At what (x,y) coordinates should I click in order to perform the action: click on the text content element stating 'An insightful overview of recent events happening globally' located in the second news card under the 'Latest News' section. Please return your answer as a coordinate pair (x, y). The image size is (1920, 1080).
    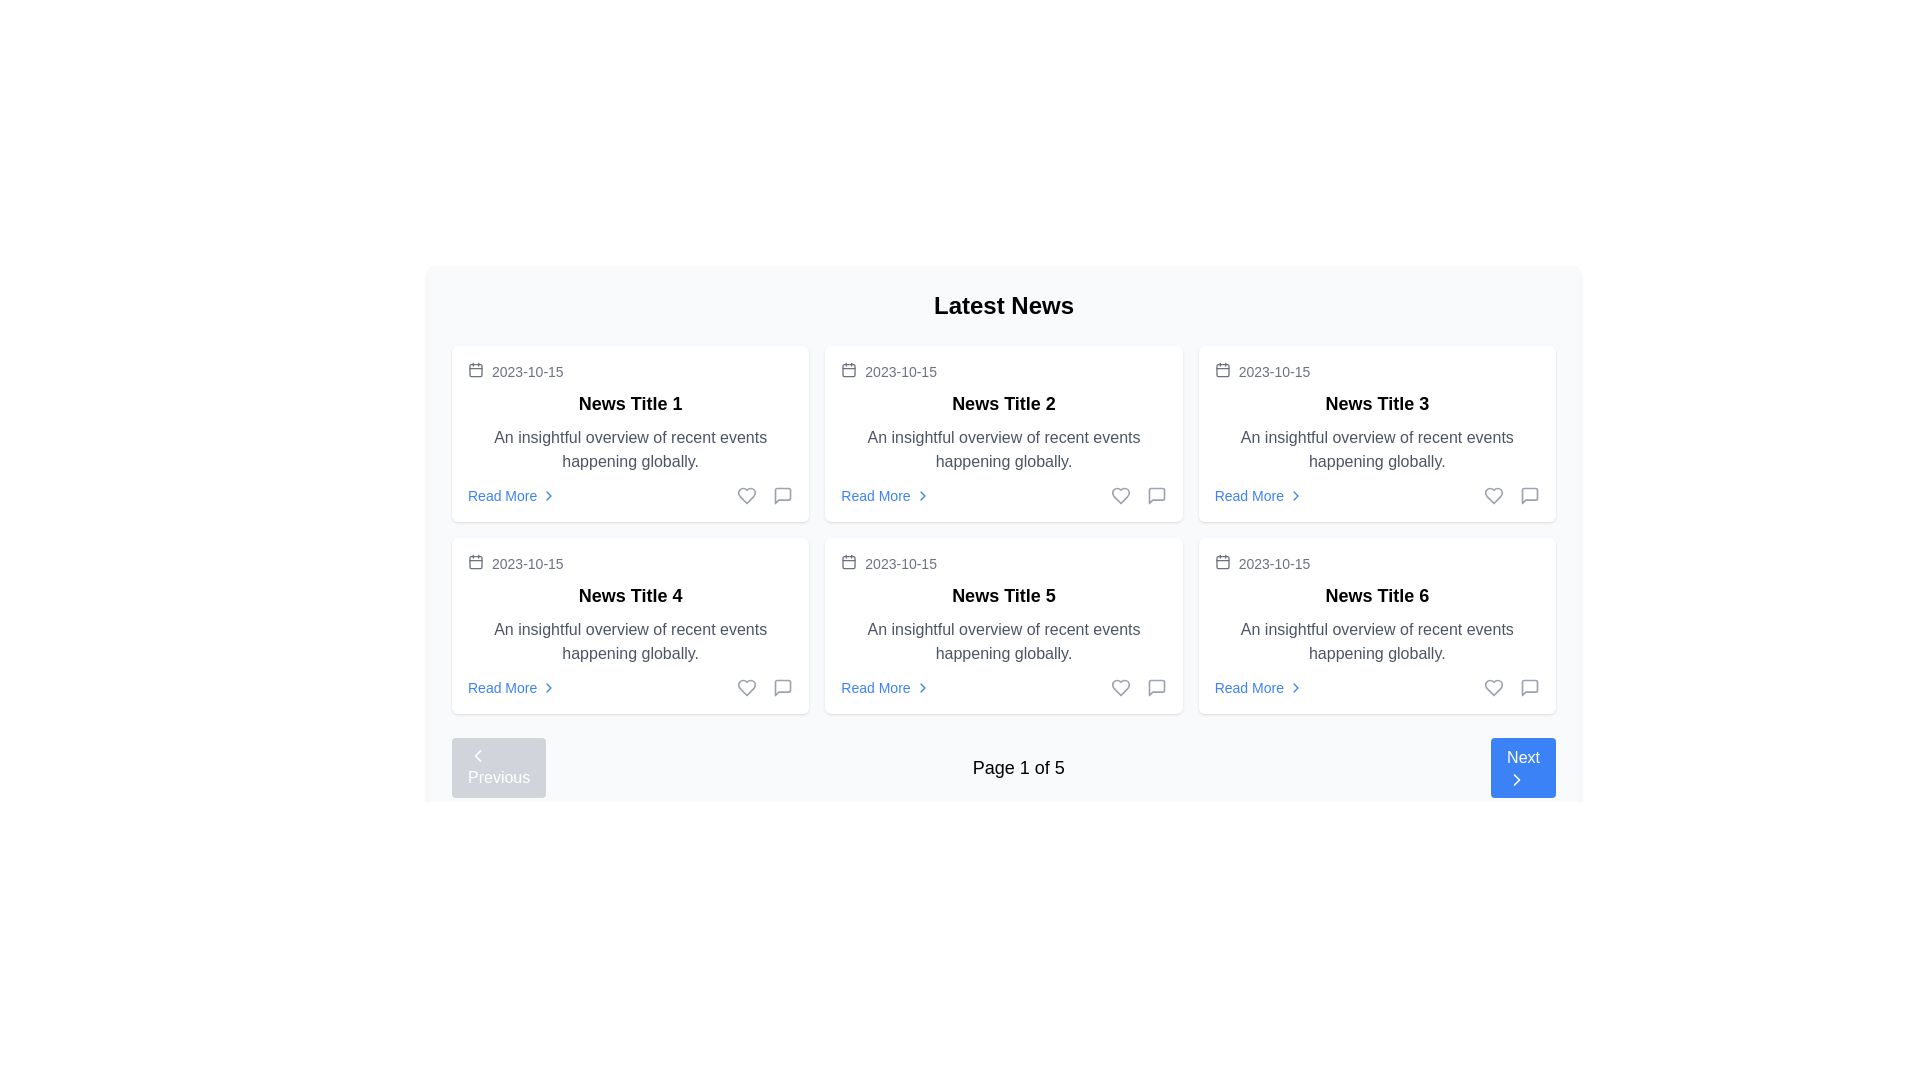
    Looking at the image, I should click on (1003, 450).